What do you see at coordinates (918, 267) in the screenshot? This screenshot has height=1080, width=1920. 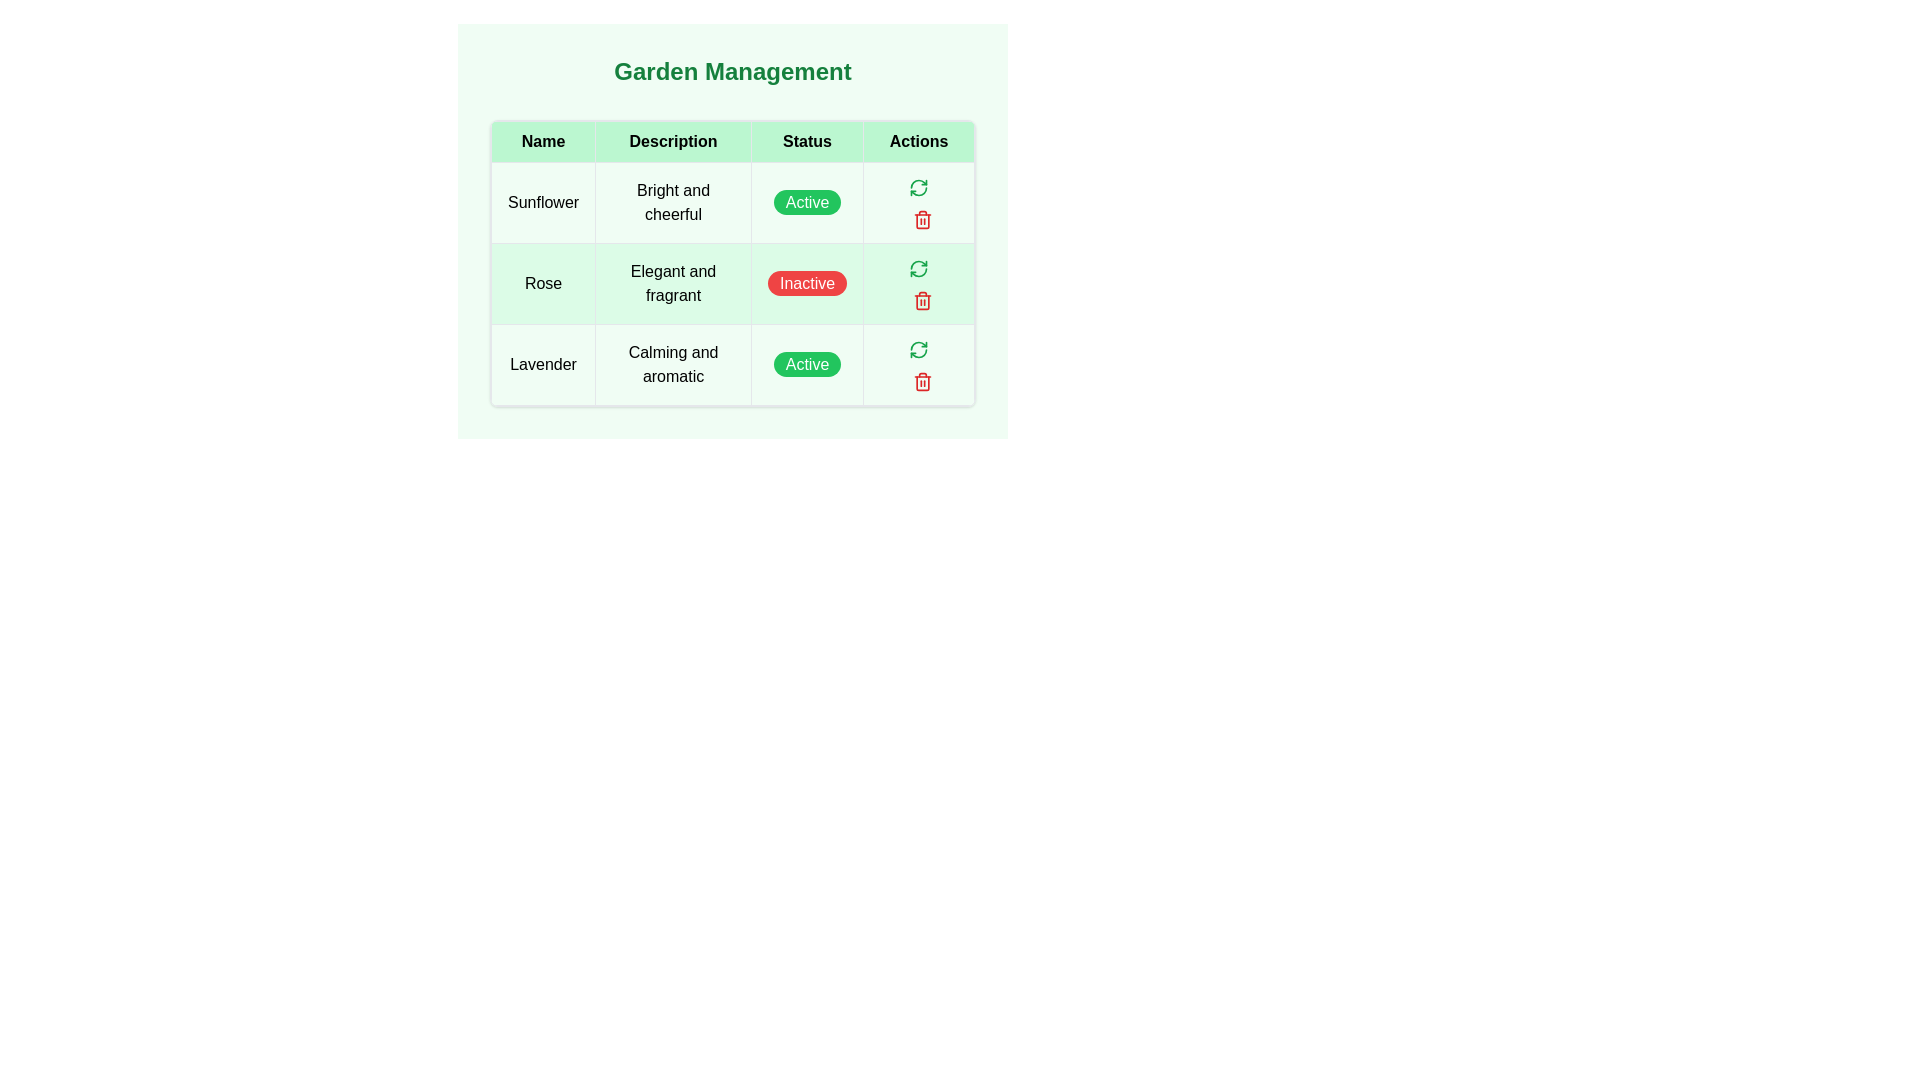 I see `the circular refresh icon button located in the 'Actions' column of the 'Garden Management' interface` at bounding box center [918, 267].